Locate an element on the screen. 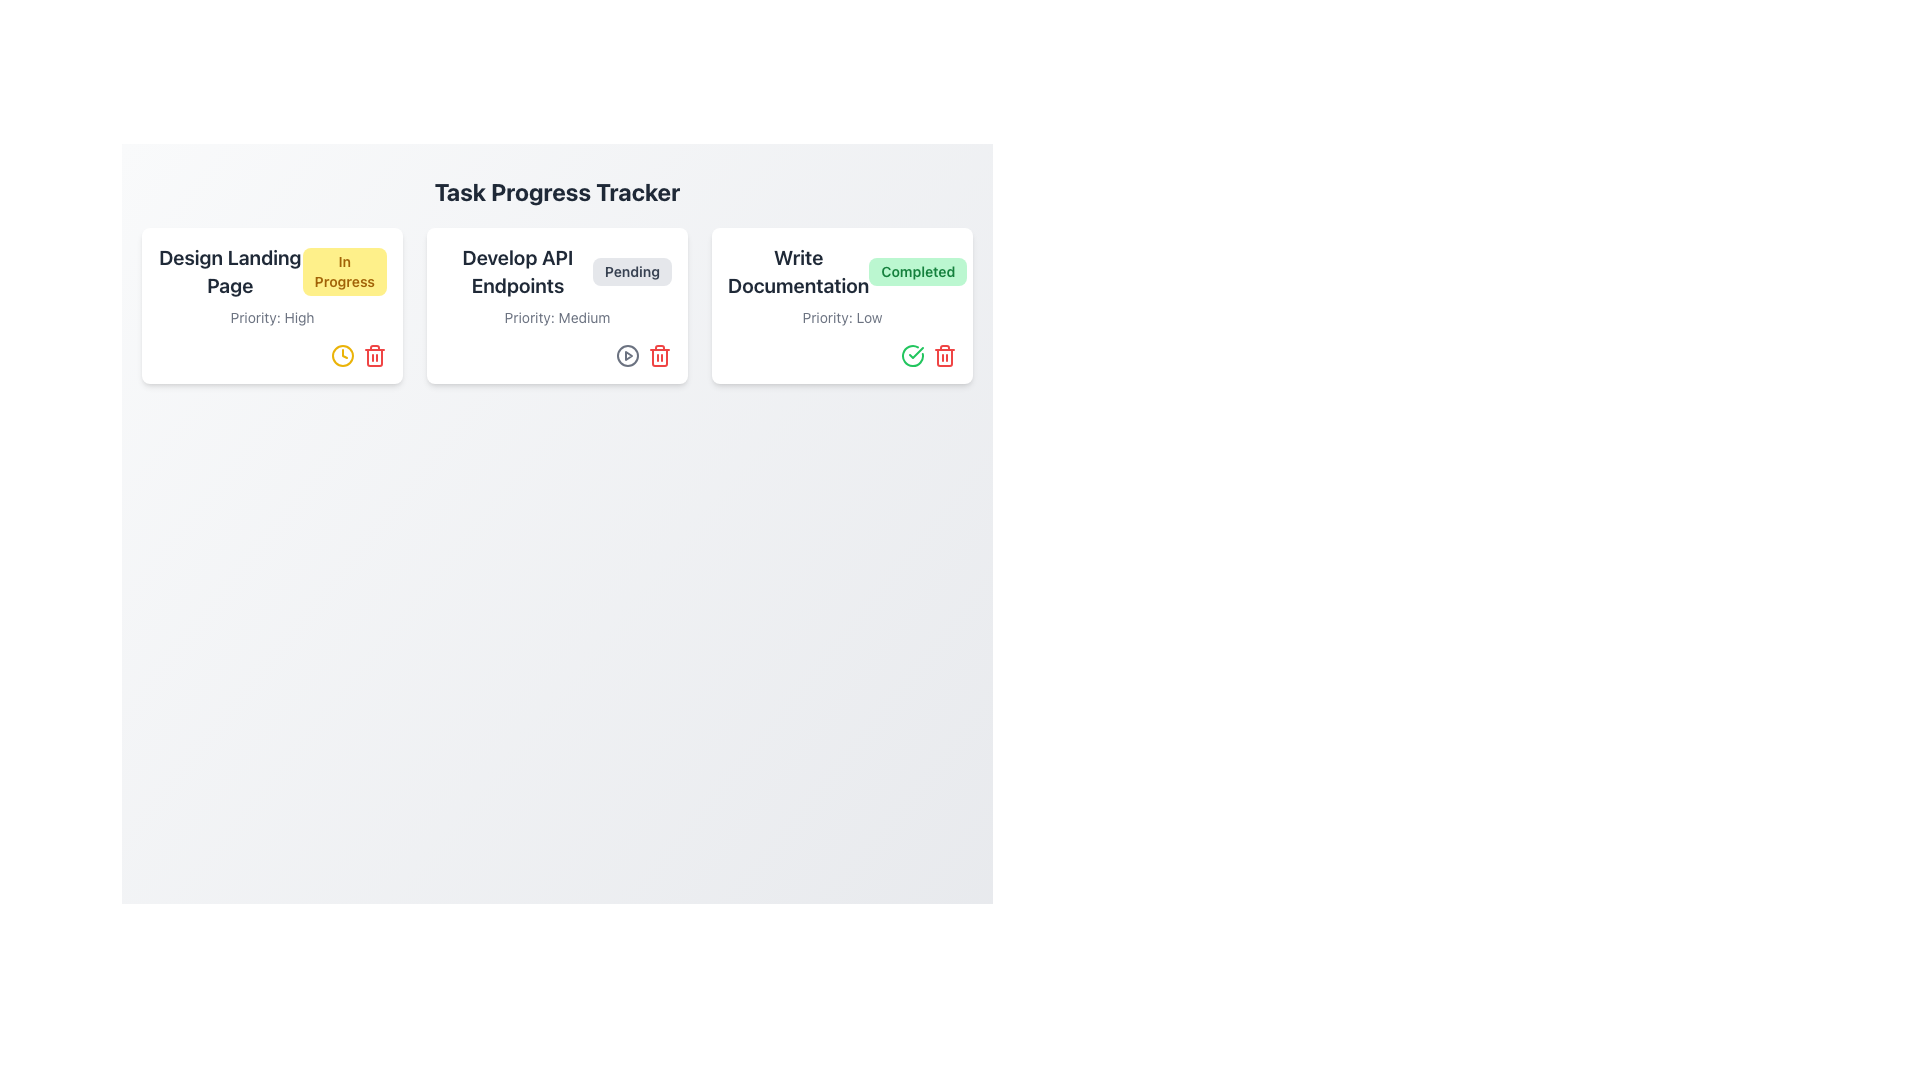 Image resolution: width=1920 pixels, height=1080 pixels. task name from the Label with status indicator displaying 'Write Documentation' in the third card under the 'Task Progress Tracker' is located at coordinates (842, 272).